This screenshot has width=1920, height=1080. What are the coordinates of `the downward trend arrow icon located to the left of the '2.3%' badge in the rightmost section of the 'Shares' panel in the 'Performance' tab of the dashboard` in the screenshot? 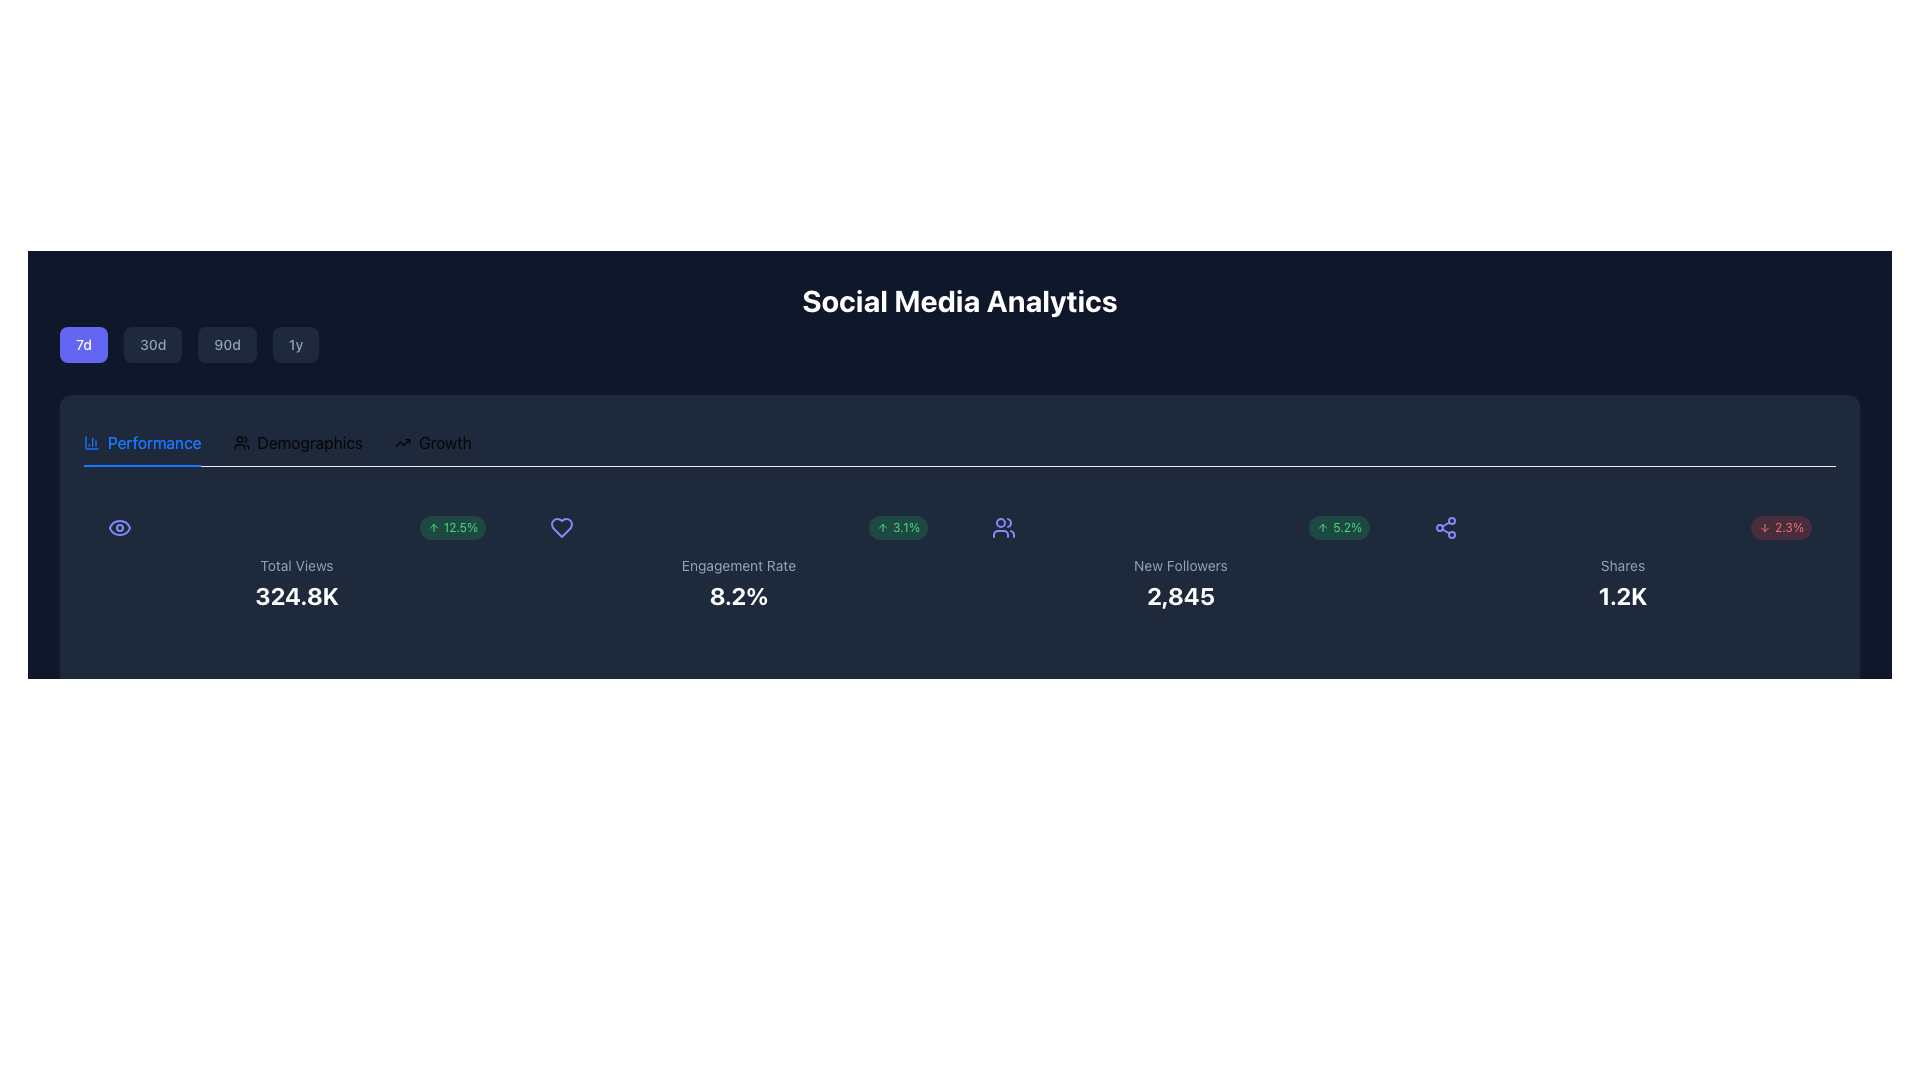 It's located at (1765, 527).